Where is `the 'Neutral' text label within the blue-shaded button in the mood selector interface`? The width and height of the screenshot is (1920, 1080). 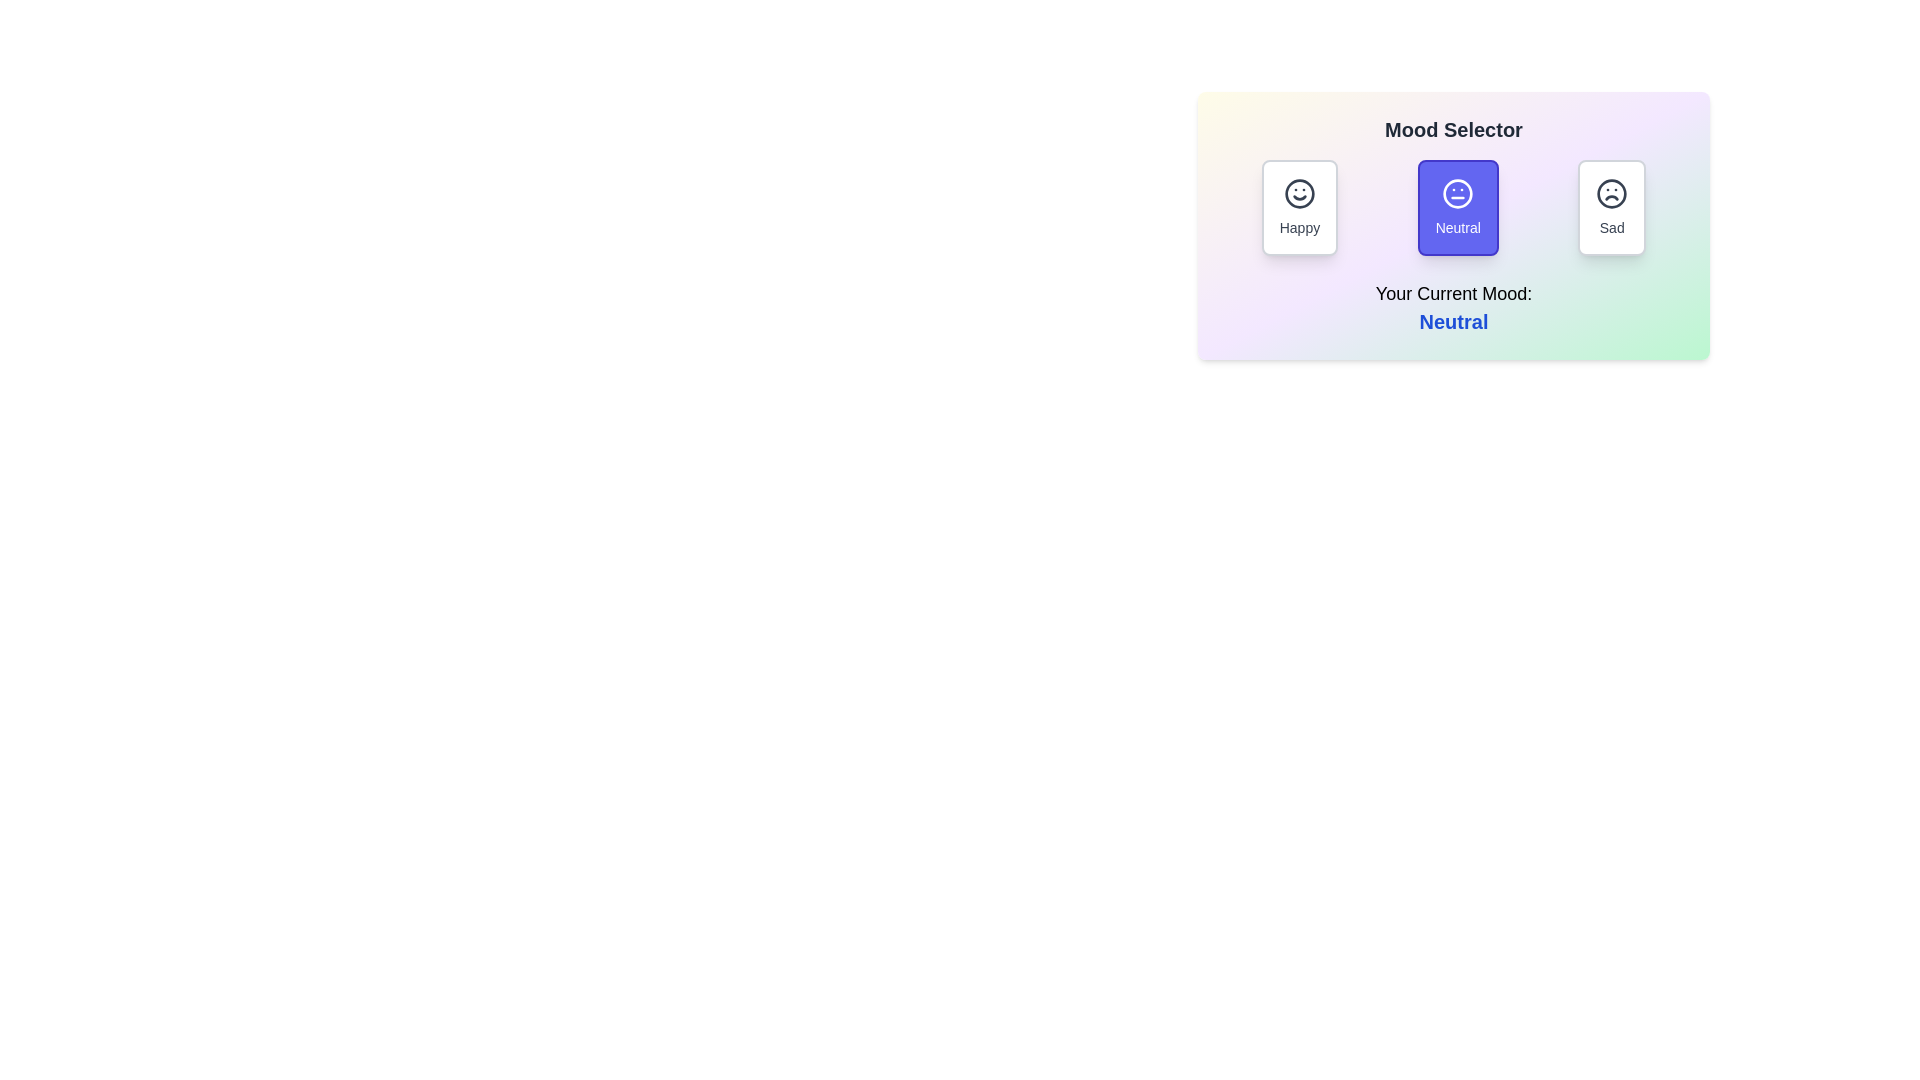
the 'Neutral' text label within the blue-shaded button in the mood selector interface is located at coordinates (1458, 226).